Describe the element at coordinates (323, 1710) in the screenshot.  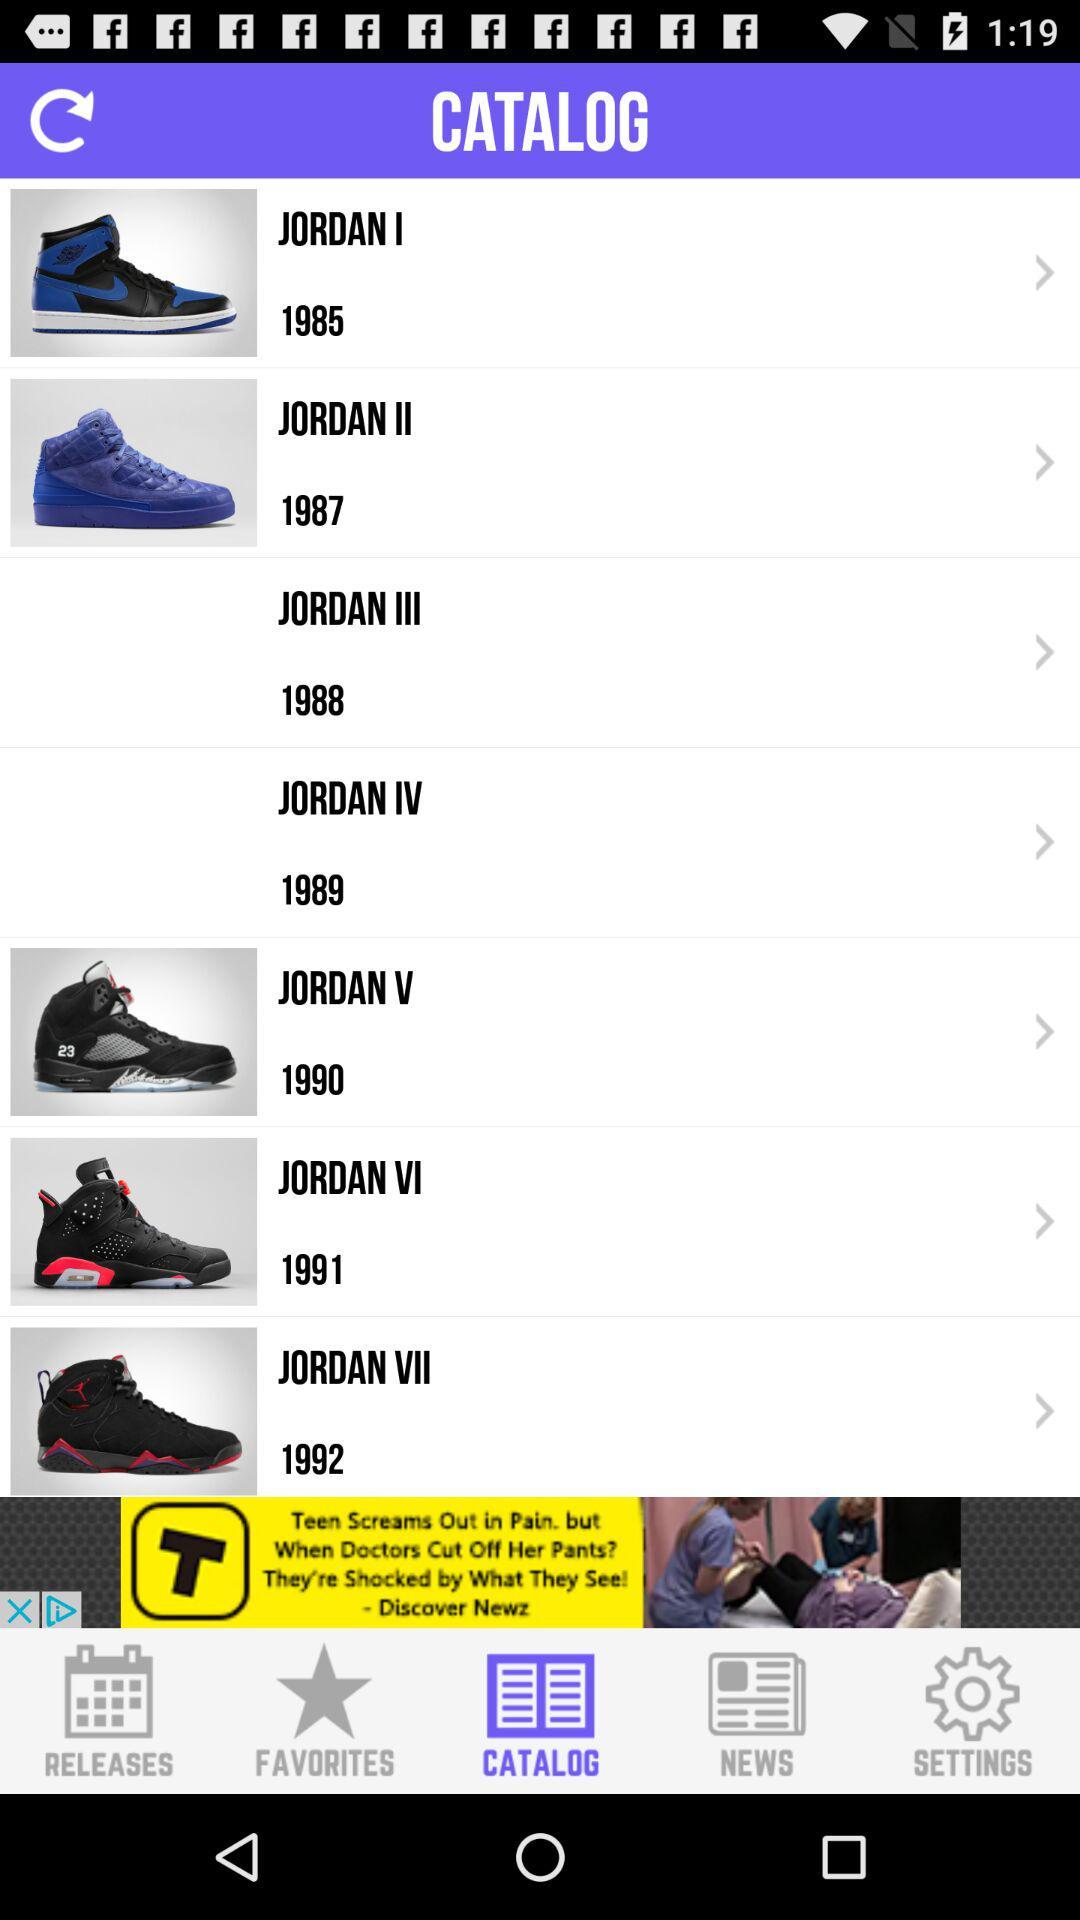
I see `favourites` at that location.